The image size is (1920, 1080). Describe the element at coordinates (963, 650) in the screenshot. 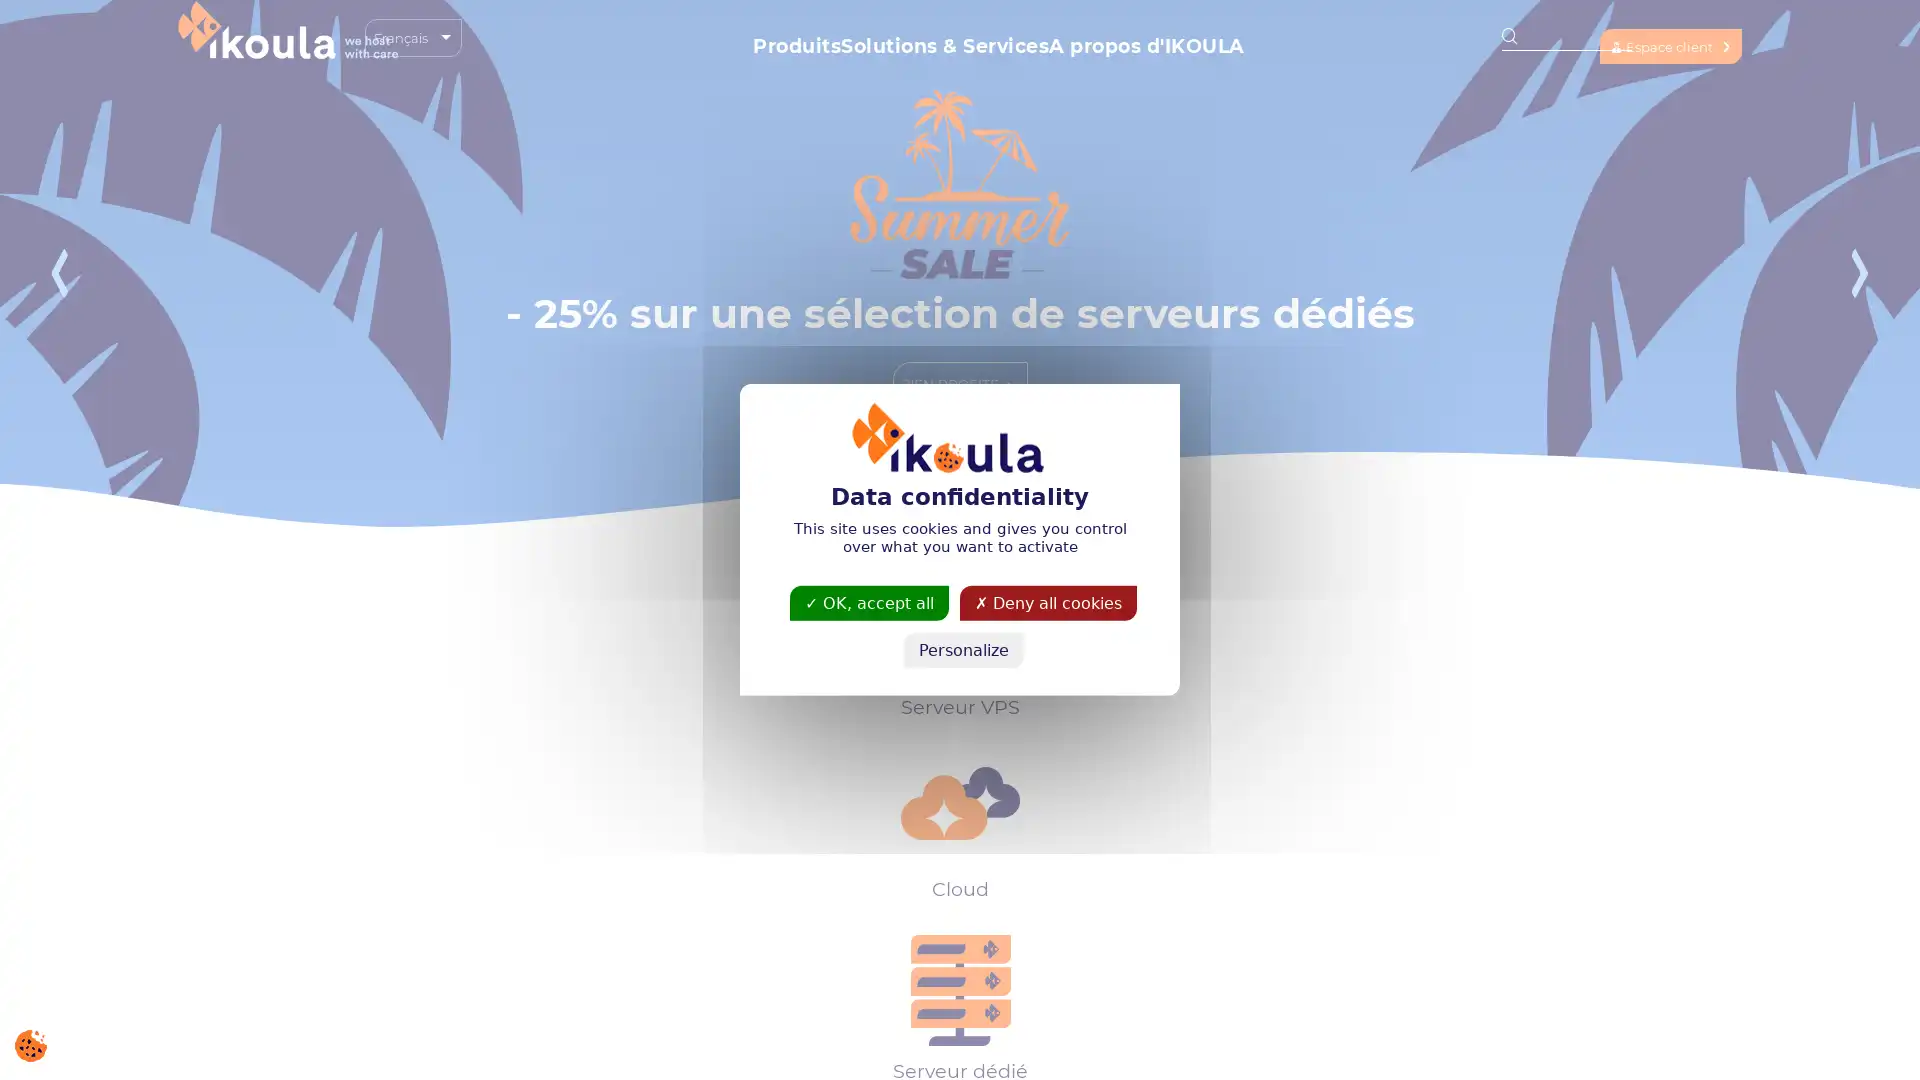

I see `Personalize` at that location.